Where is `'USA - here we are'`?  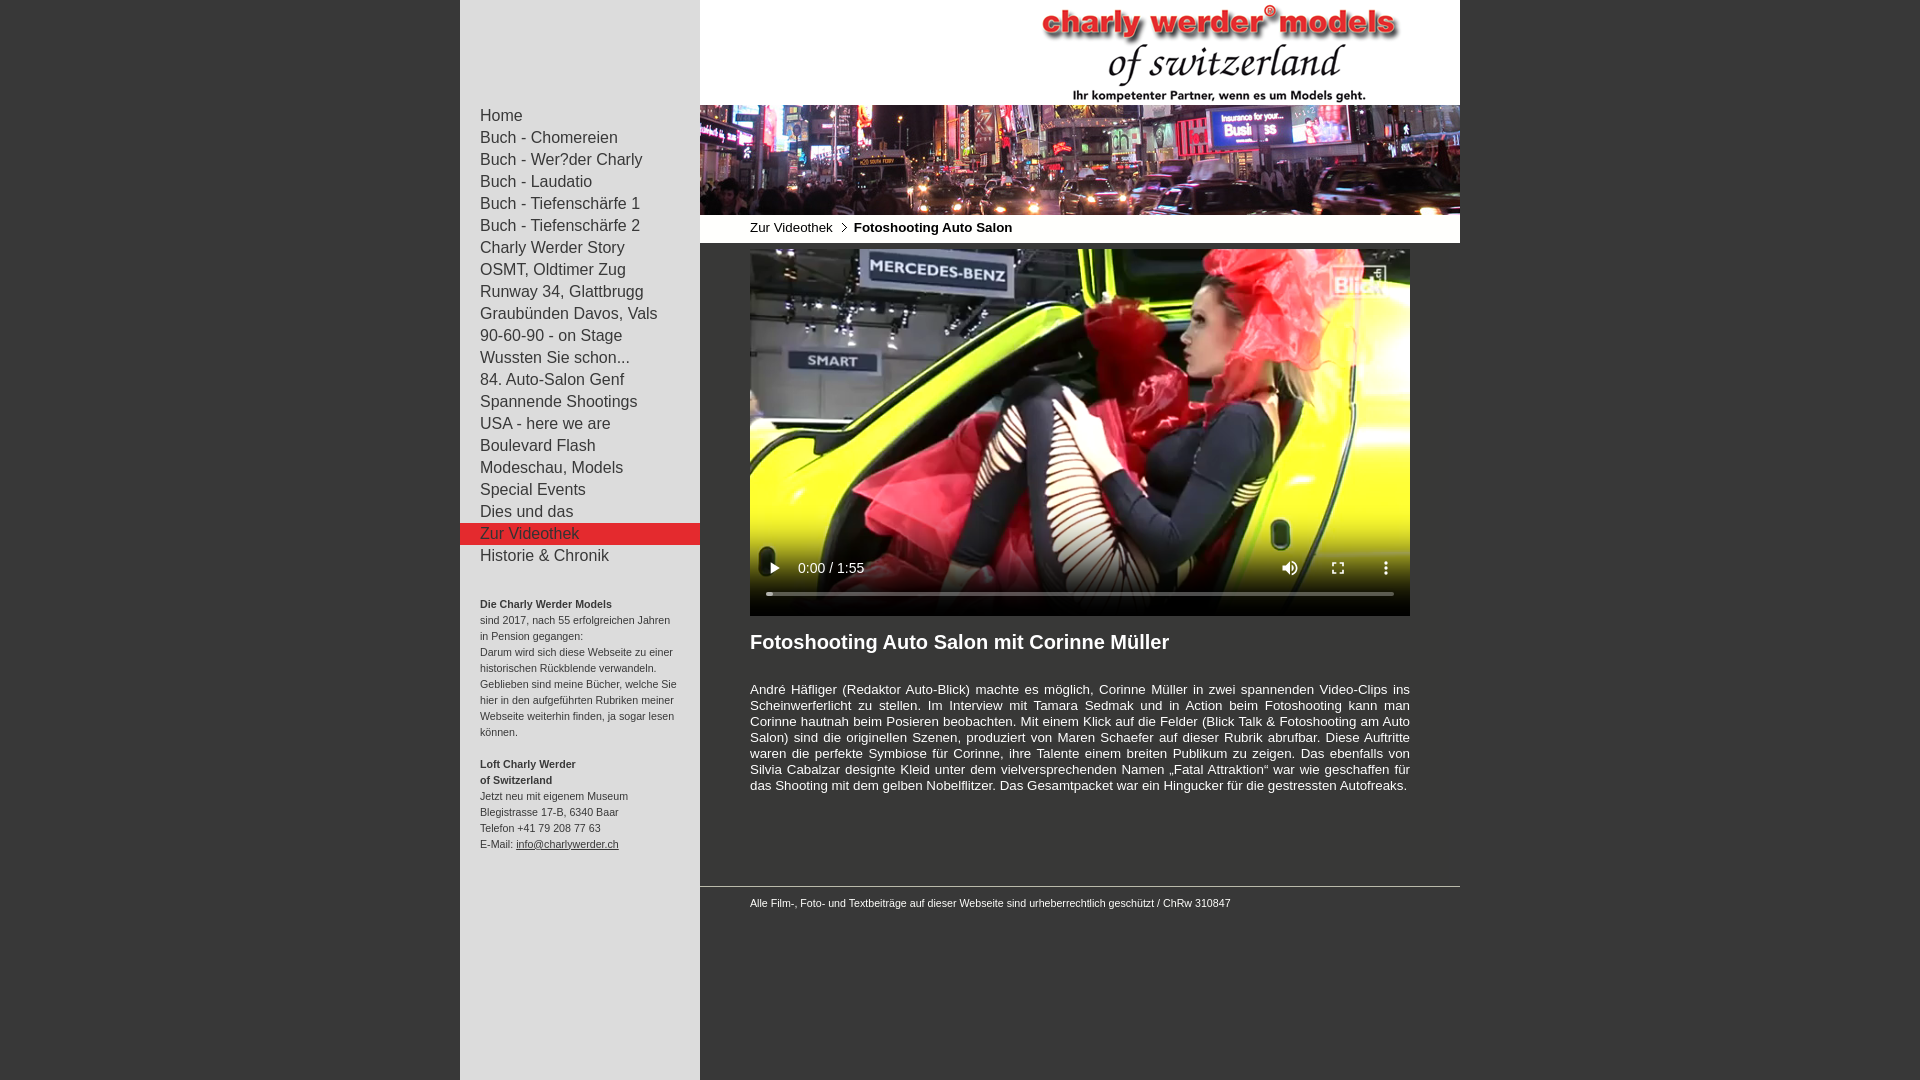 'USA - here we are' is located at coordinates (459, 423).